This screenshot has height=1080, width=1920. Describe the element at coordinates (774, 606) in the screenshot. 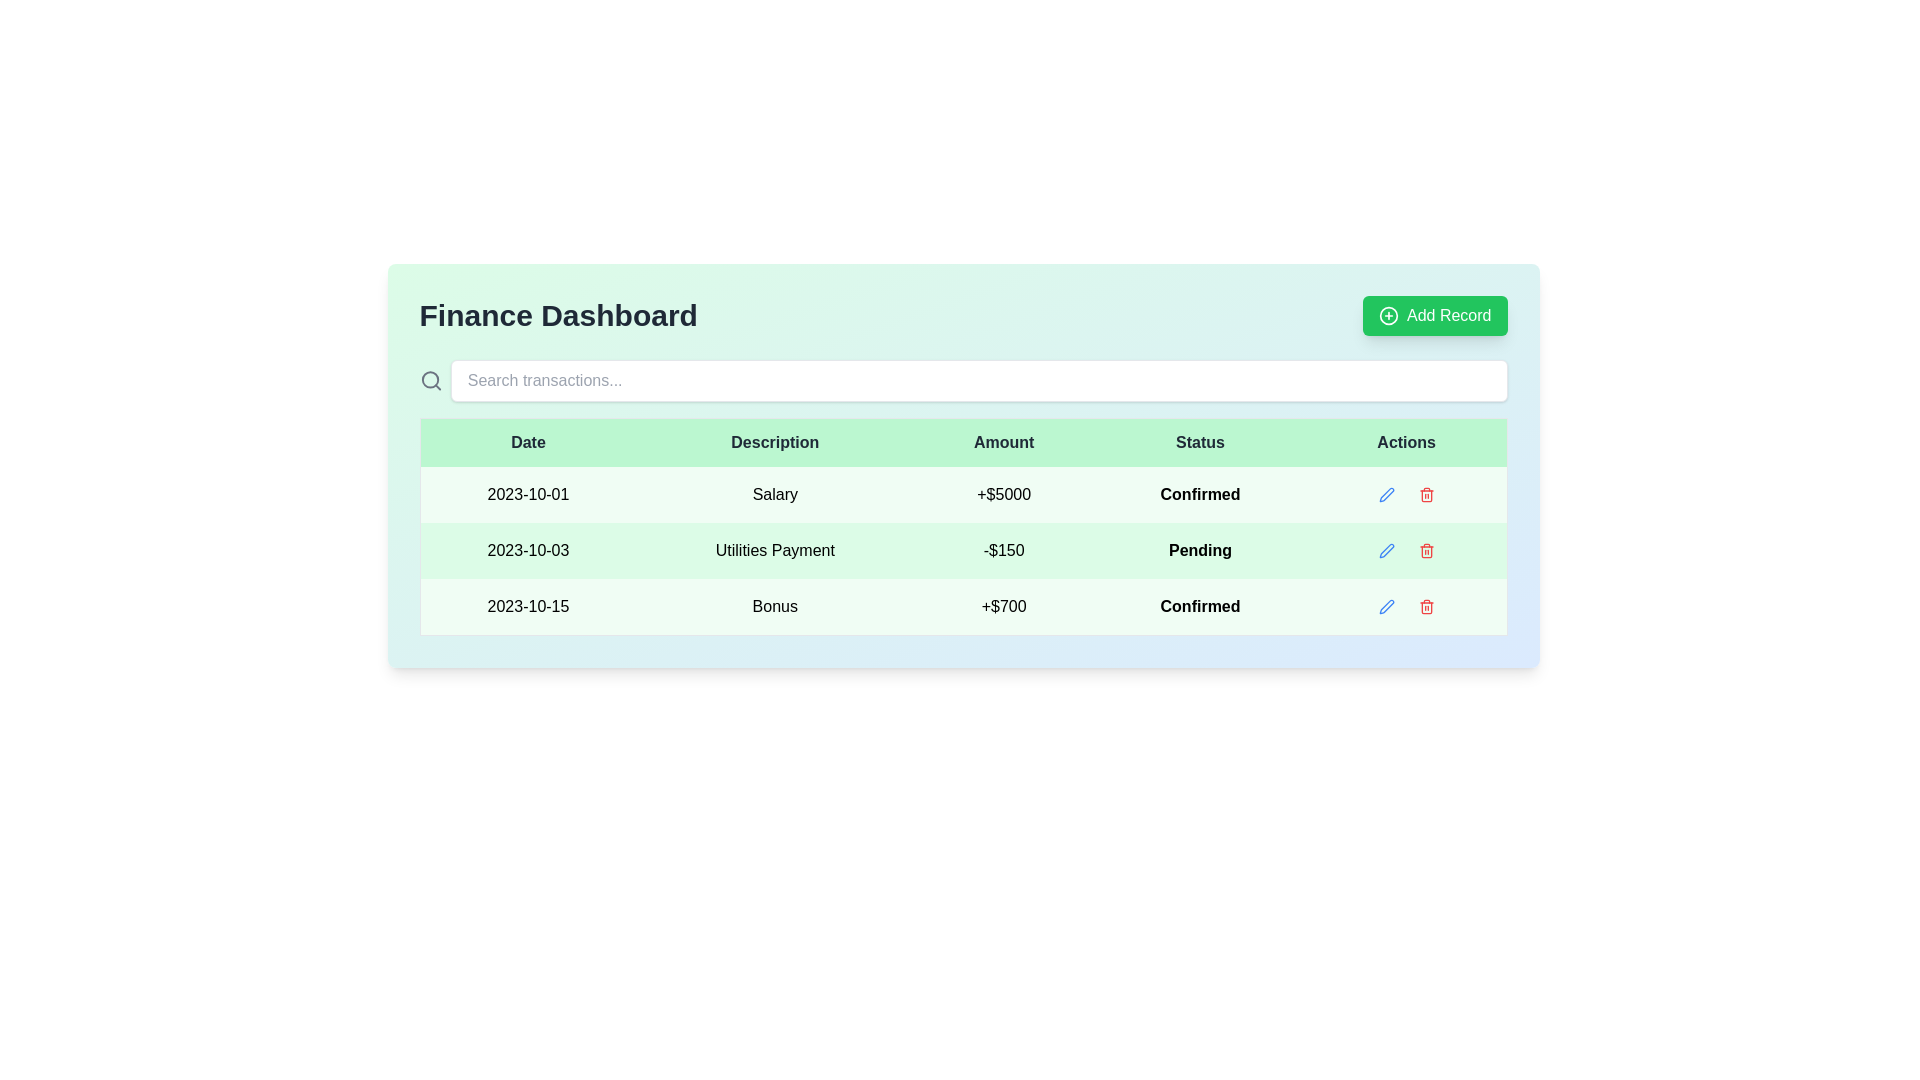

I see `the table cell in the third row under the 'Description' column that contains the transaction descriptor, located between '2023-10-15' and '+$700'` at that location.